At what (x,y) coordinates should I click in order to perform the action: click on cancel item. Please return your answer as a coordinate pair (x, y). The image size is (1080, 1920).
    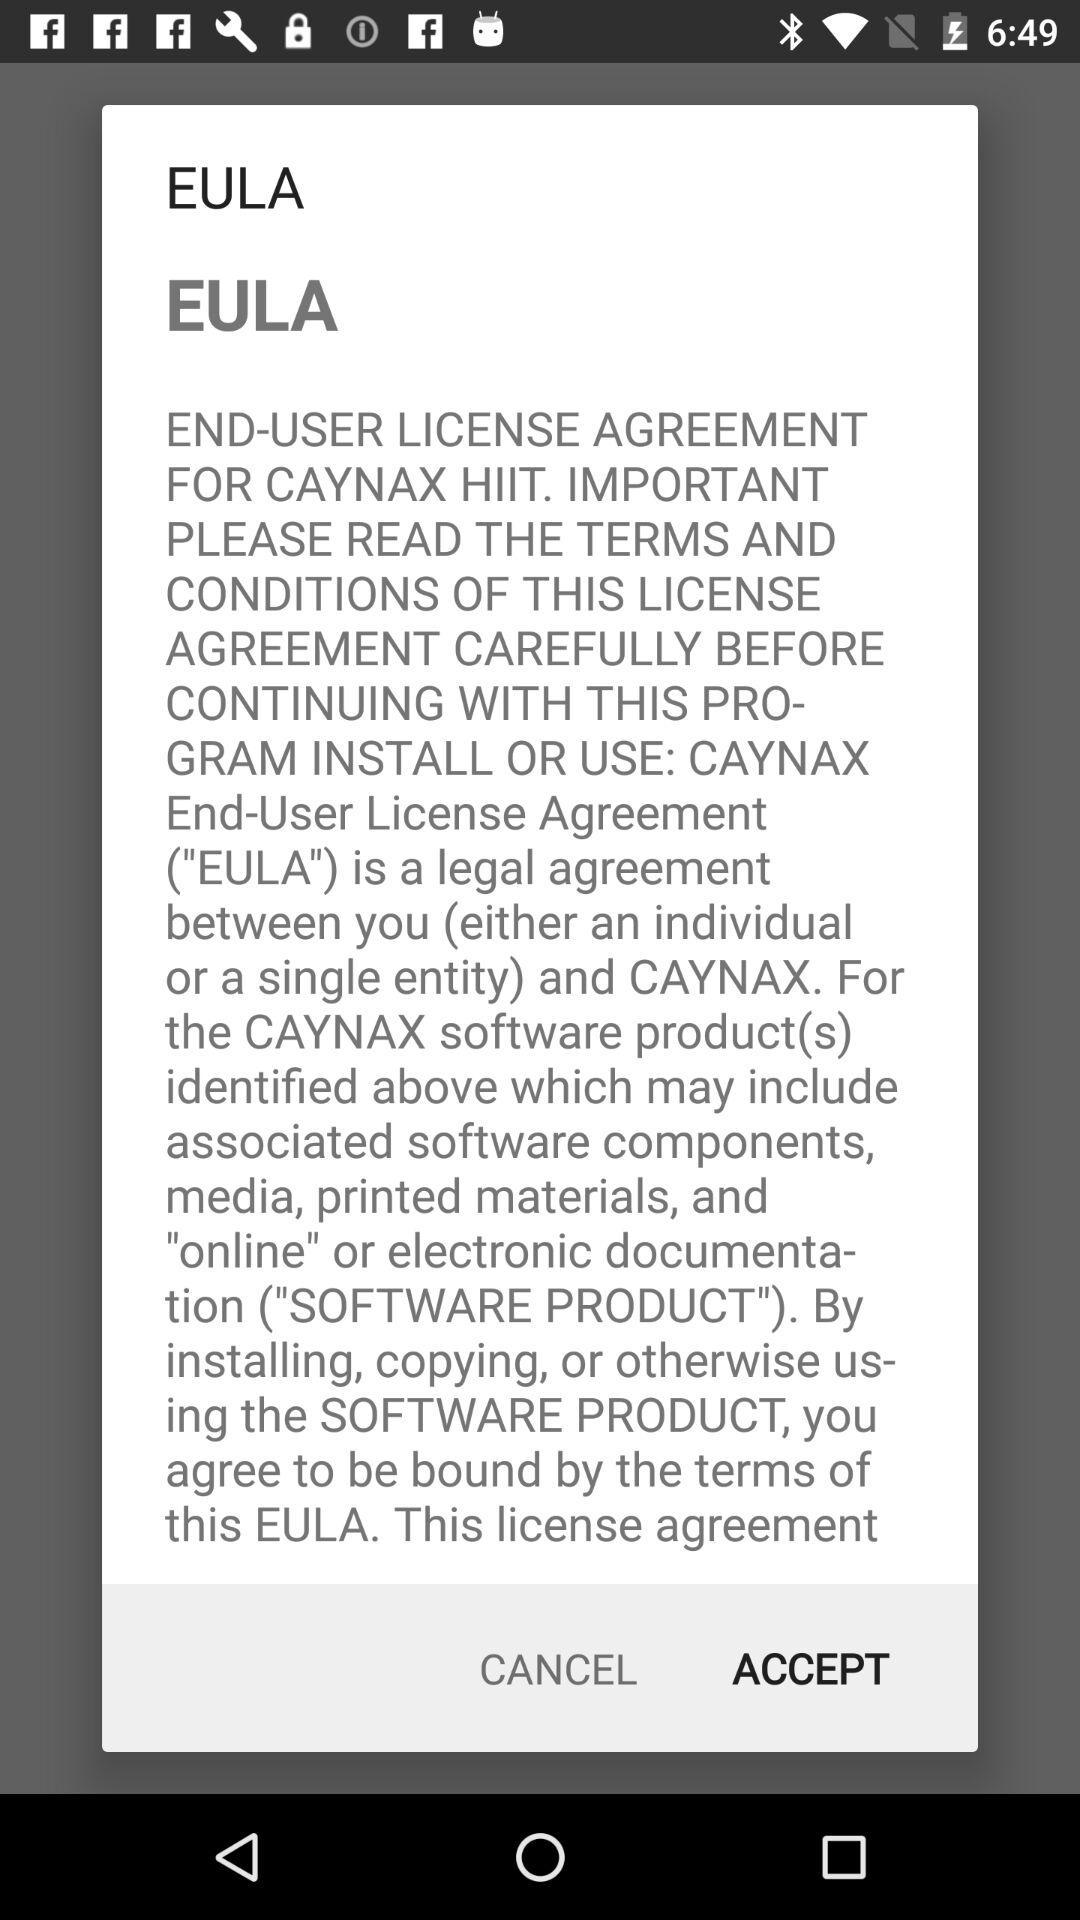
    Looking at the image, I should click on (558, 1668).